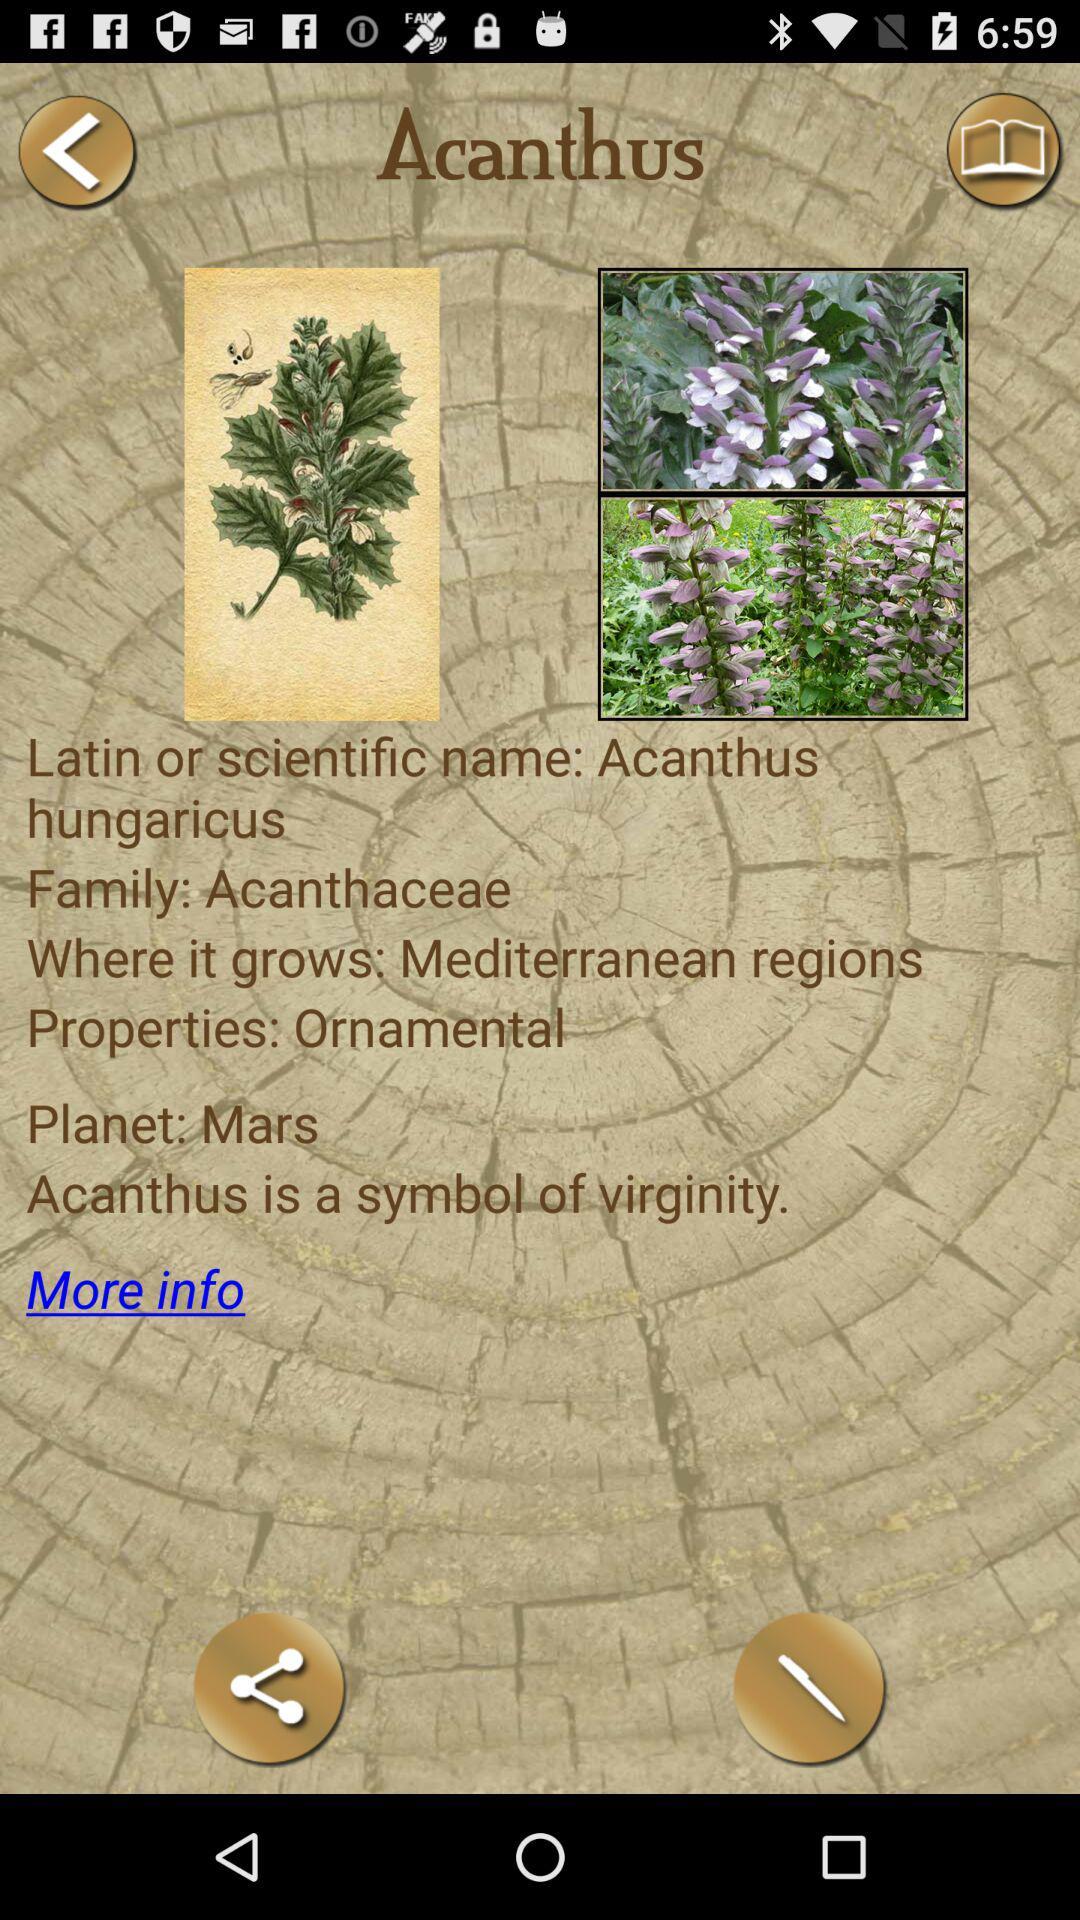  Describe the element at coordinates (782, 380) in the screenshot. I see `open photo` at that location.